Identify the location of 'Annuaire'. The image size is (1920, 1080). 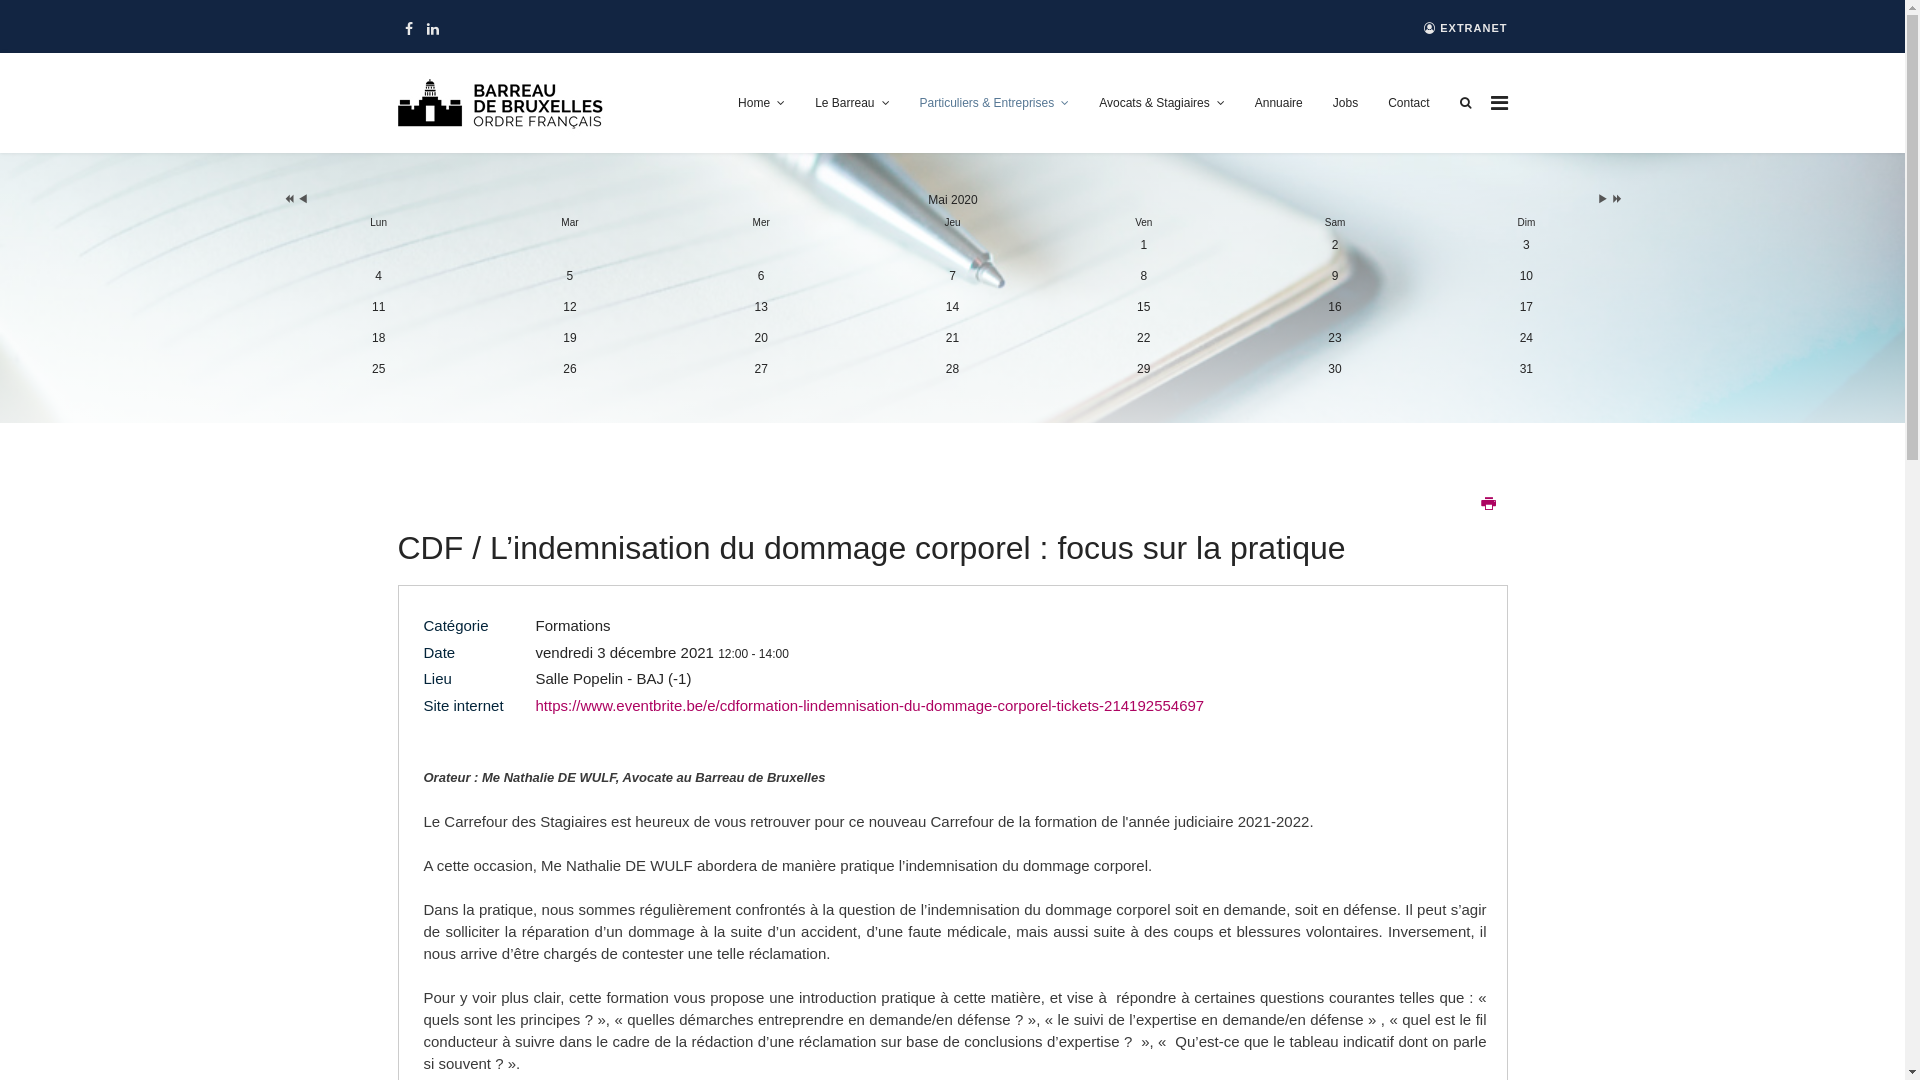
(1277, 103).